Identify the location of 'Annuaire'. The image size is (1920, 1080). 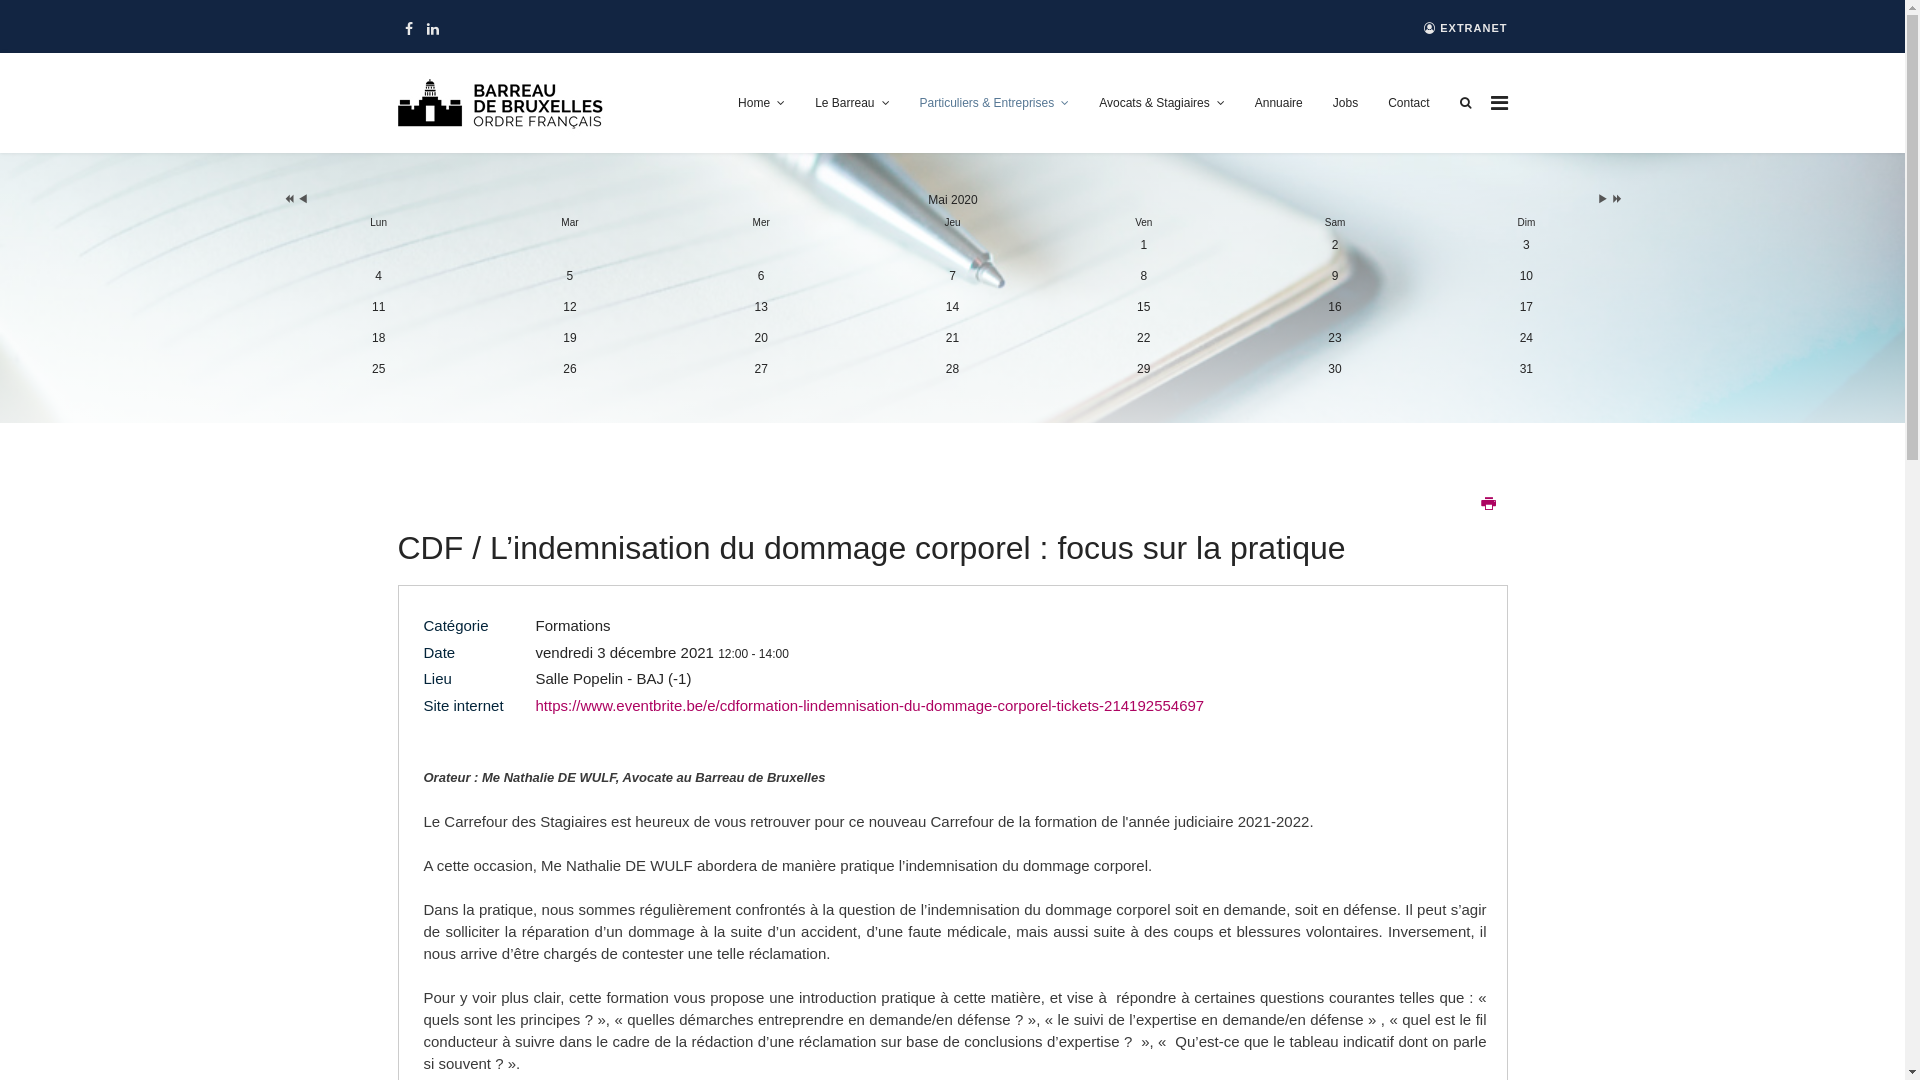
(1277, 103).